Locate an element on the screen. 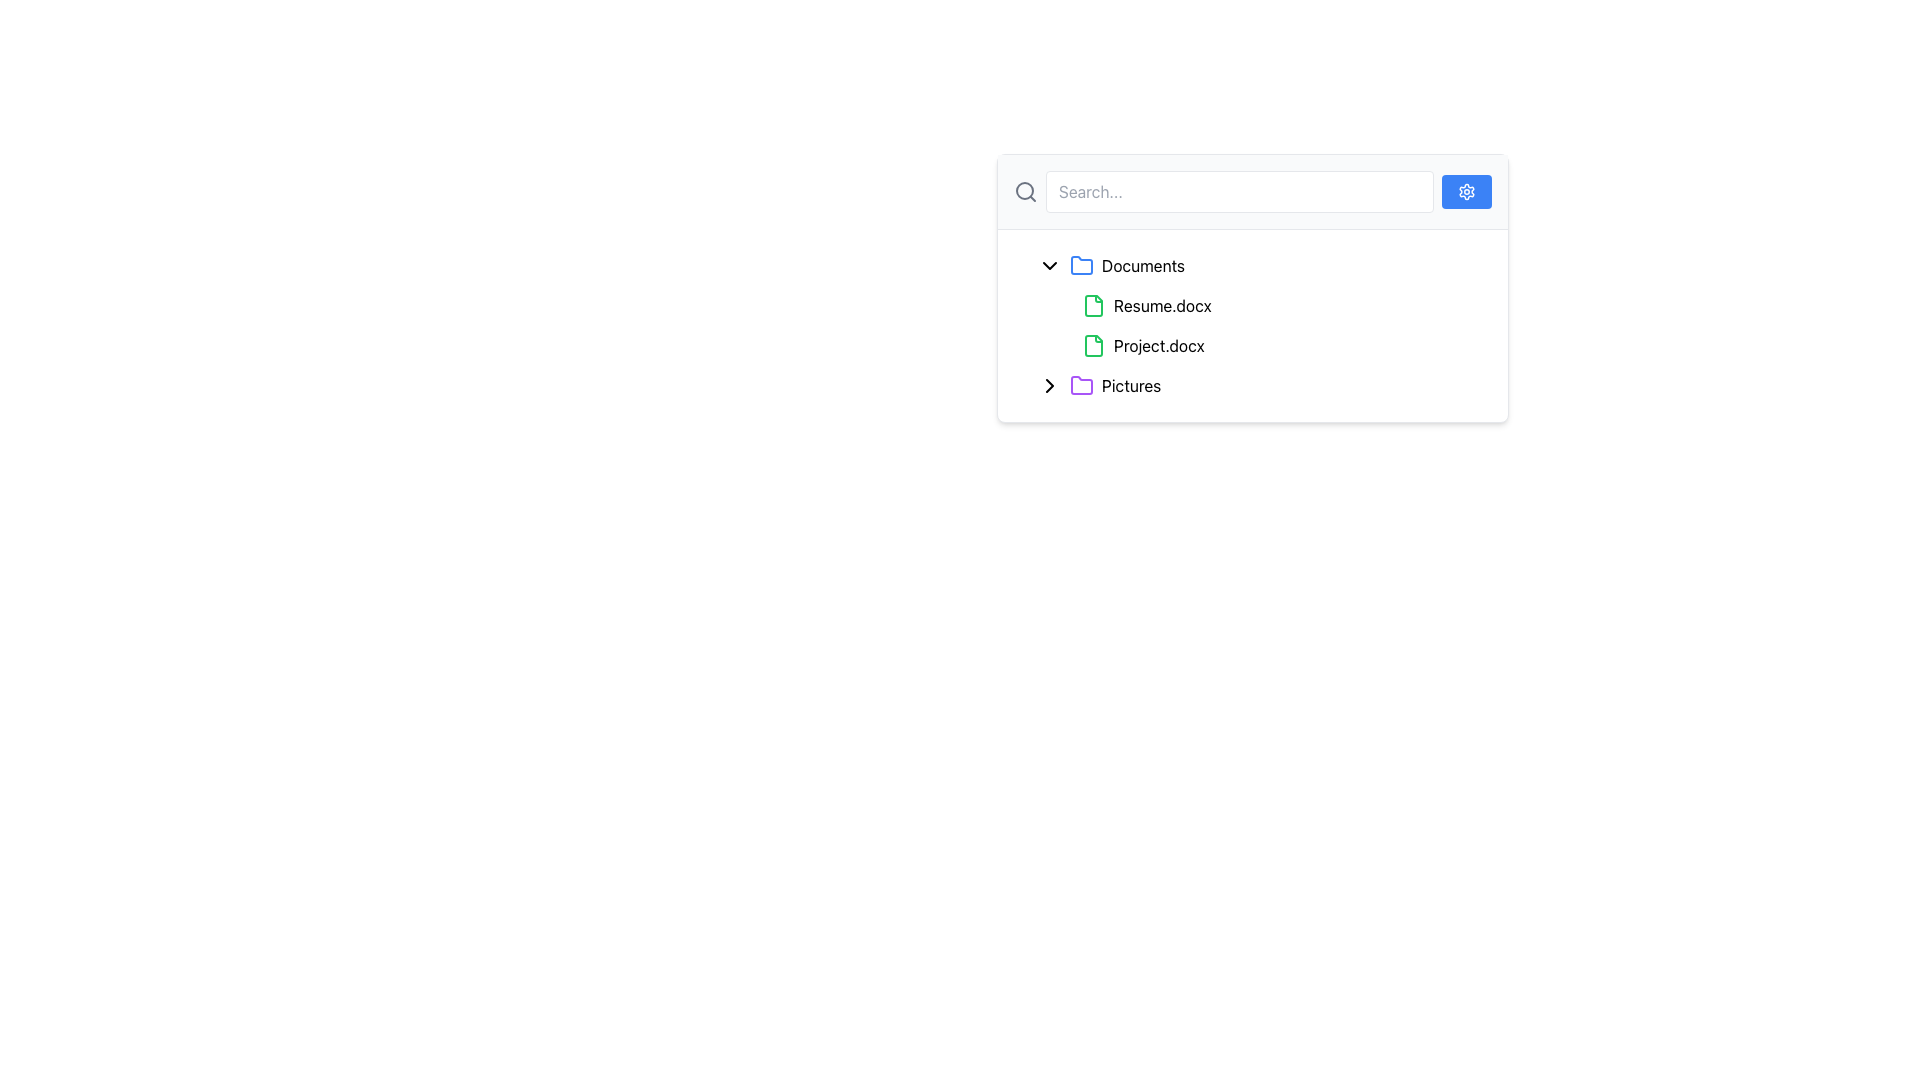  the gear/settings SVG icon located in the upper-right section of the search bar interface is located at coordinates (1467, 192).